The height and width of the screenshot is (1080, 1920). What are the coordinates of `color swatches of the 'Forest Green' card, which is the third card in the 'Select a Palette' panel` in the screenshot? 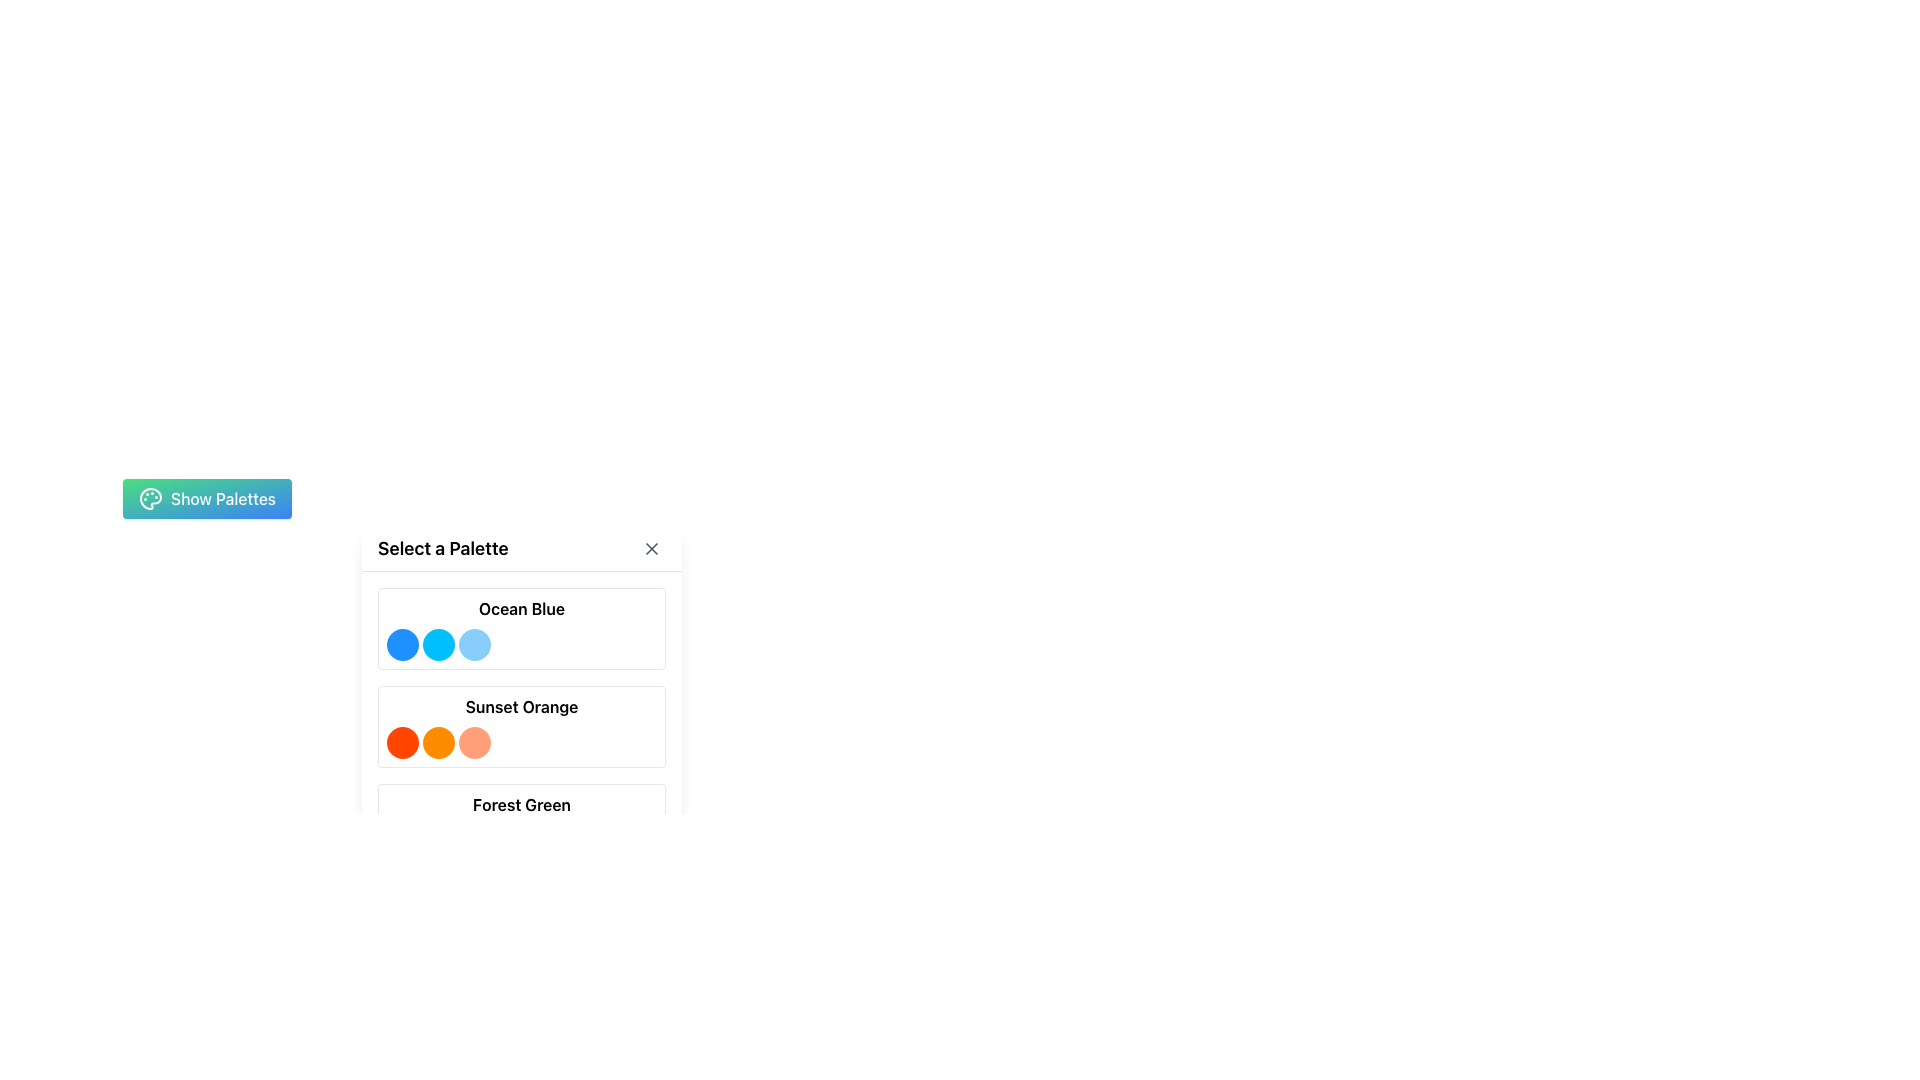 It's located at (522, 825).